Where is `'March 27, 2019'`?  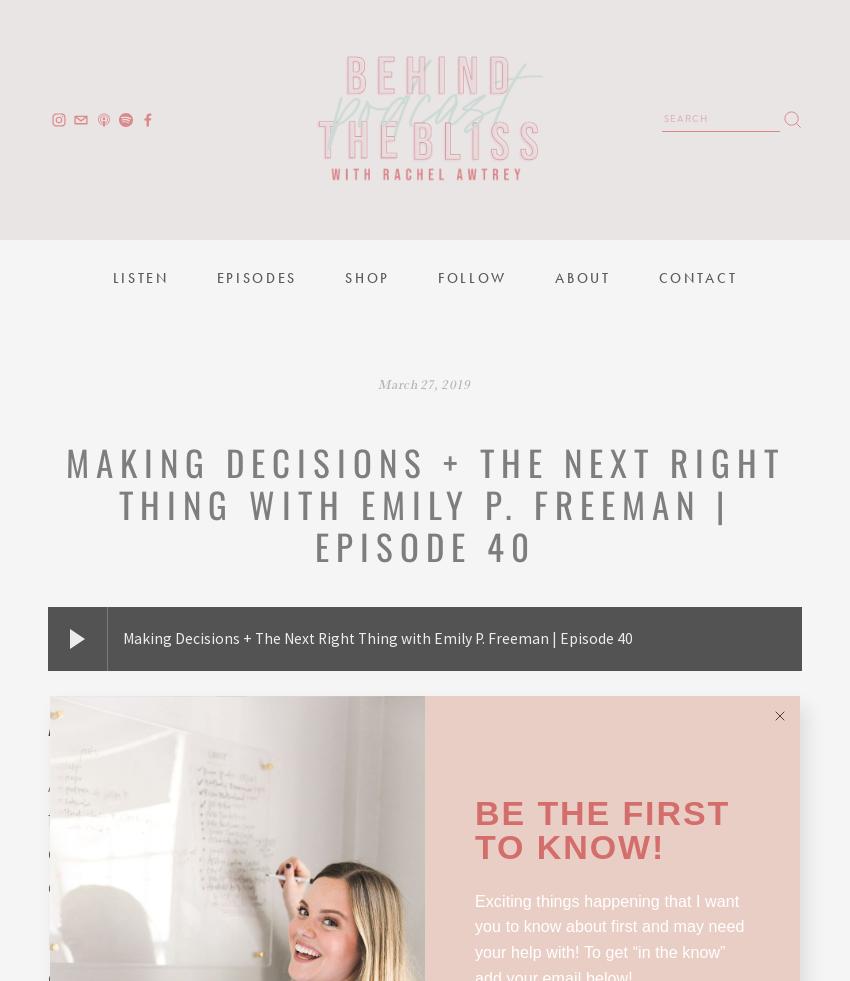 'March 27, 2019' is located at coordinates (424, 382).